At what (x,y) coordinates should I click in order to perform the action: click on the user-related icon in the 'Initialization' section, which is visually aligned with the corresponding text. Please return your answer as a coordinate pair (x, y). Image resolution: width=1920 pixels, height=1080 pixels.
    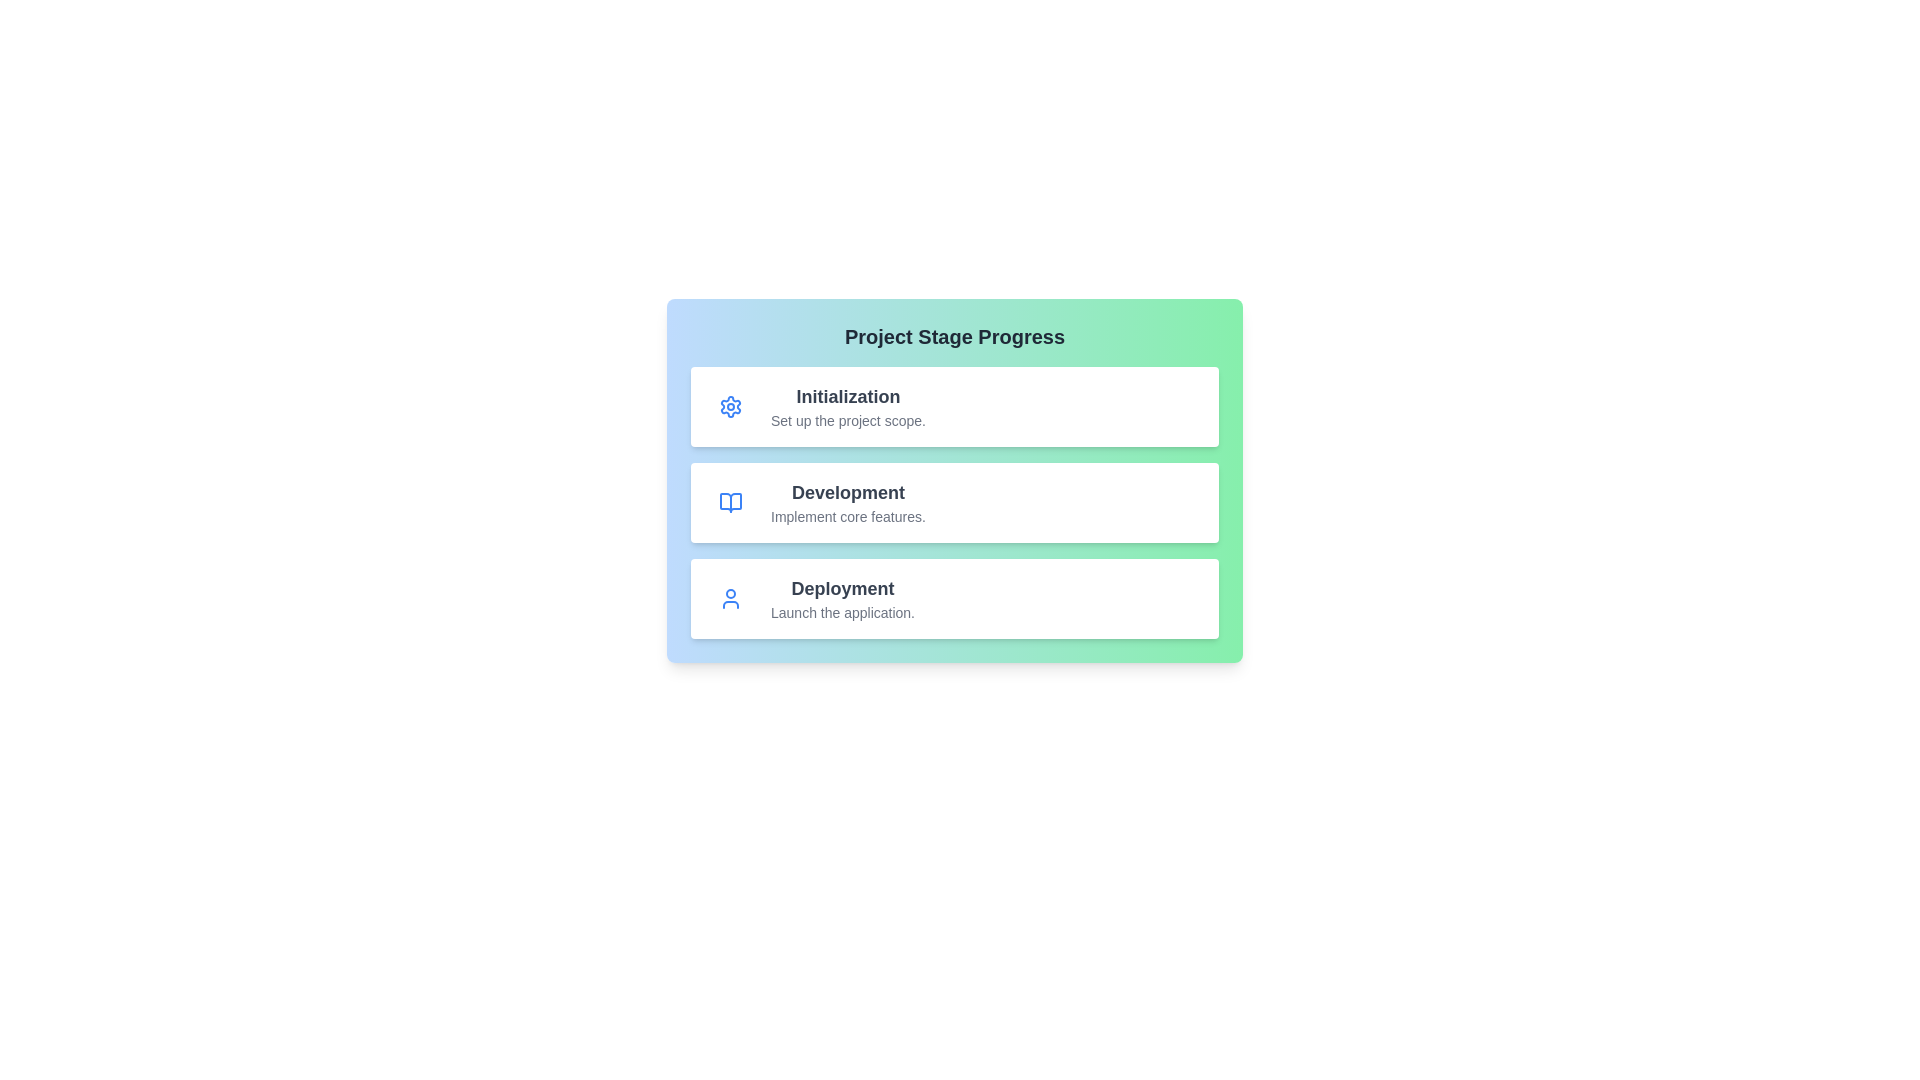
    Looking at the image, I should click on (729, 597).